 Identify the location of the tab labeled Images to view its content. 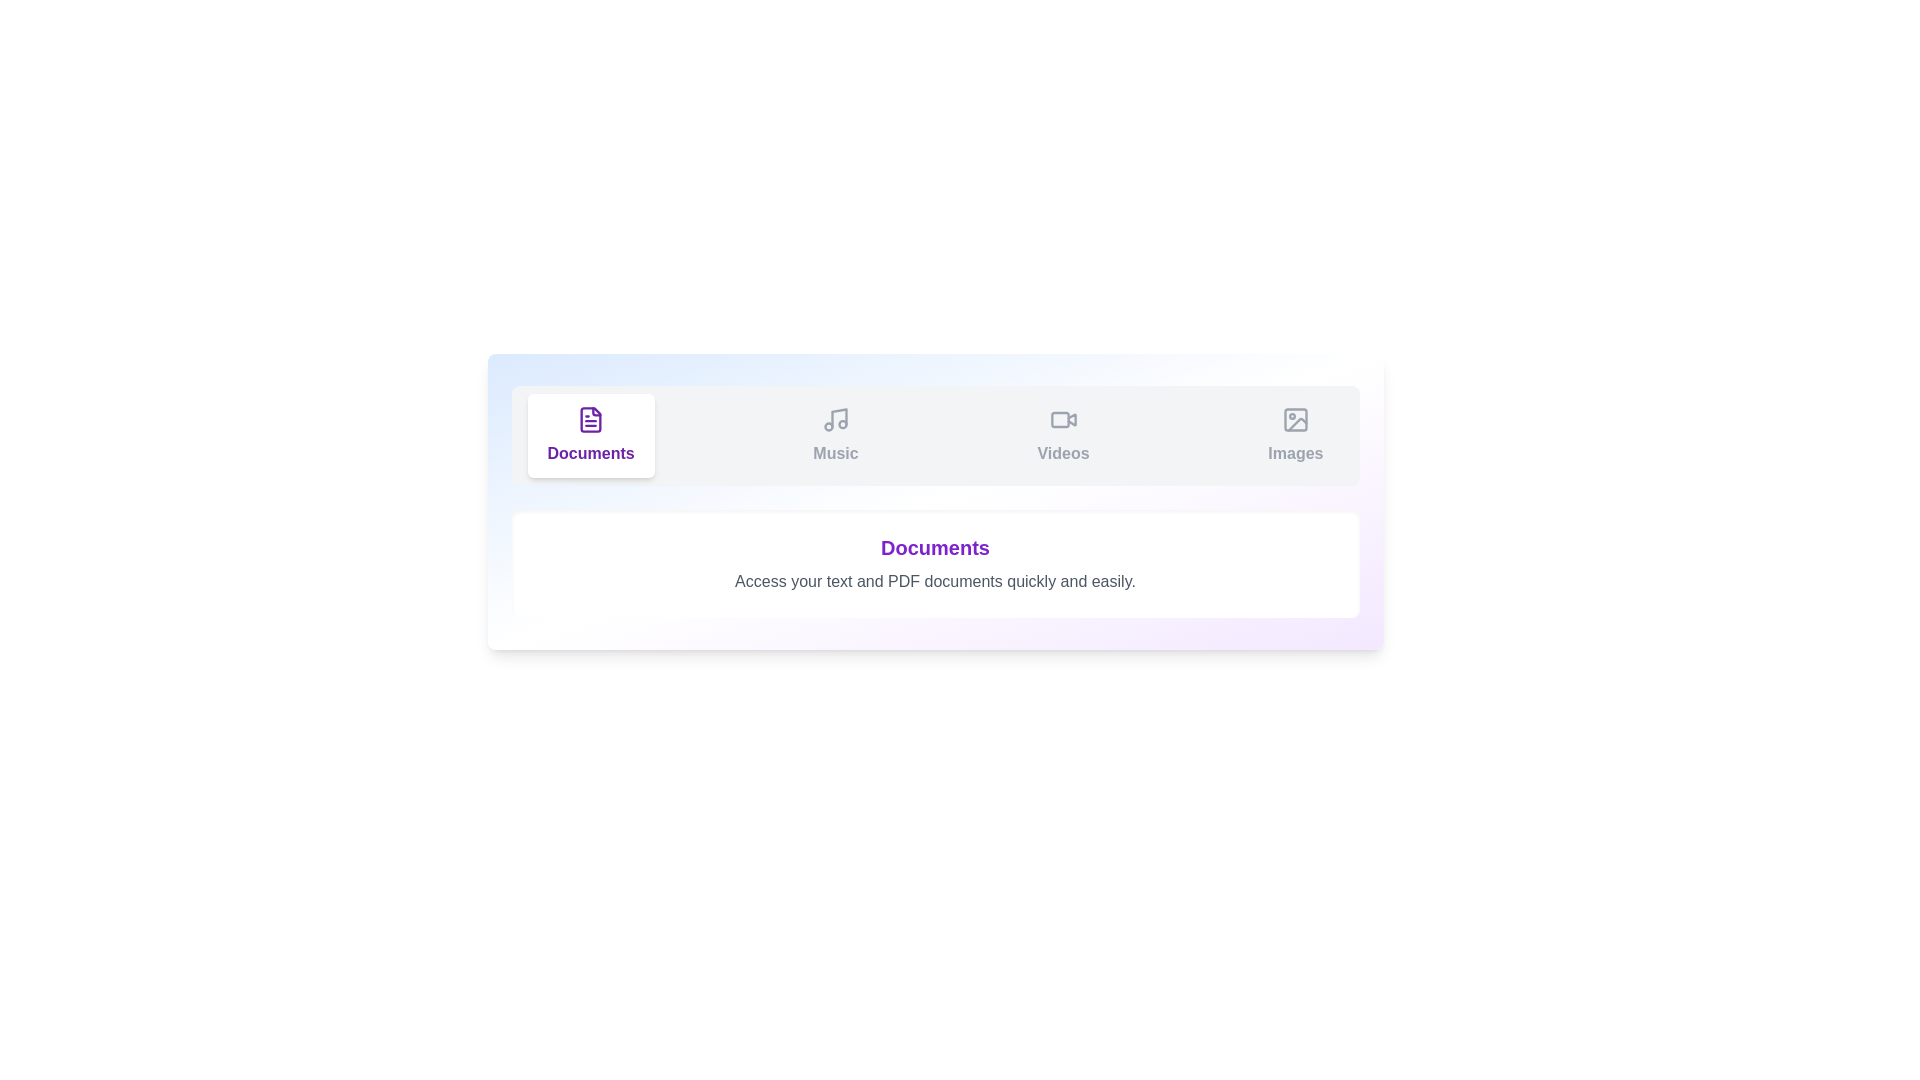
(1296, 434).